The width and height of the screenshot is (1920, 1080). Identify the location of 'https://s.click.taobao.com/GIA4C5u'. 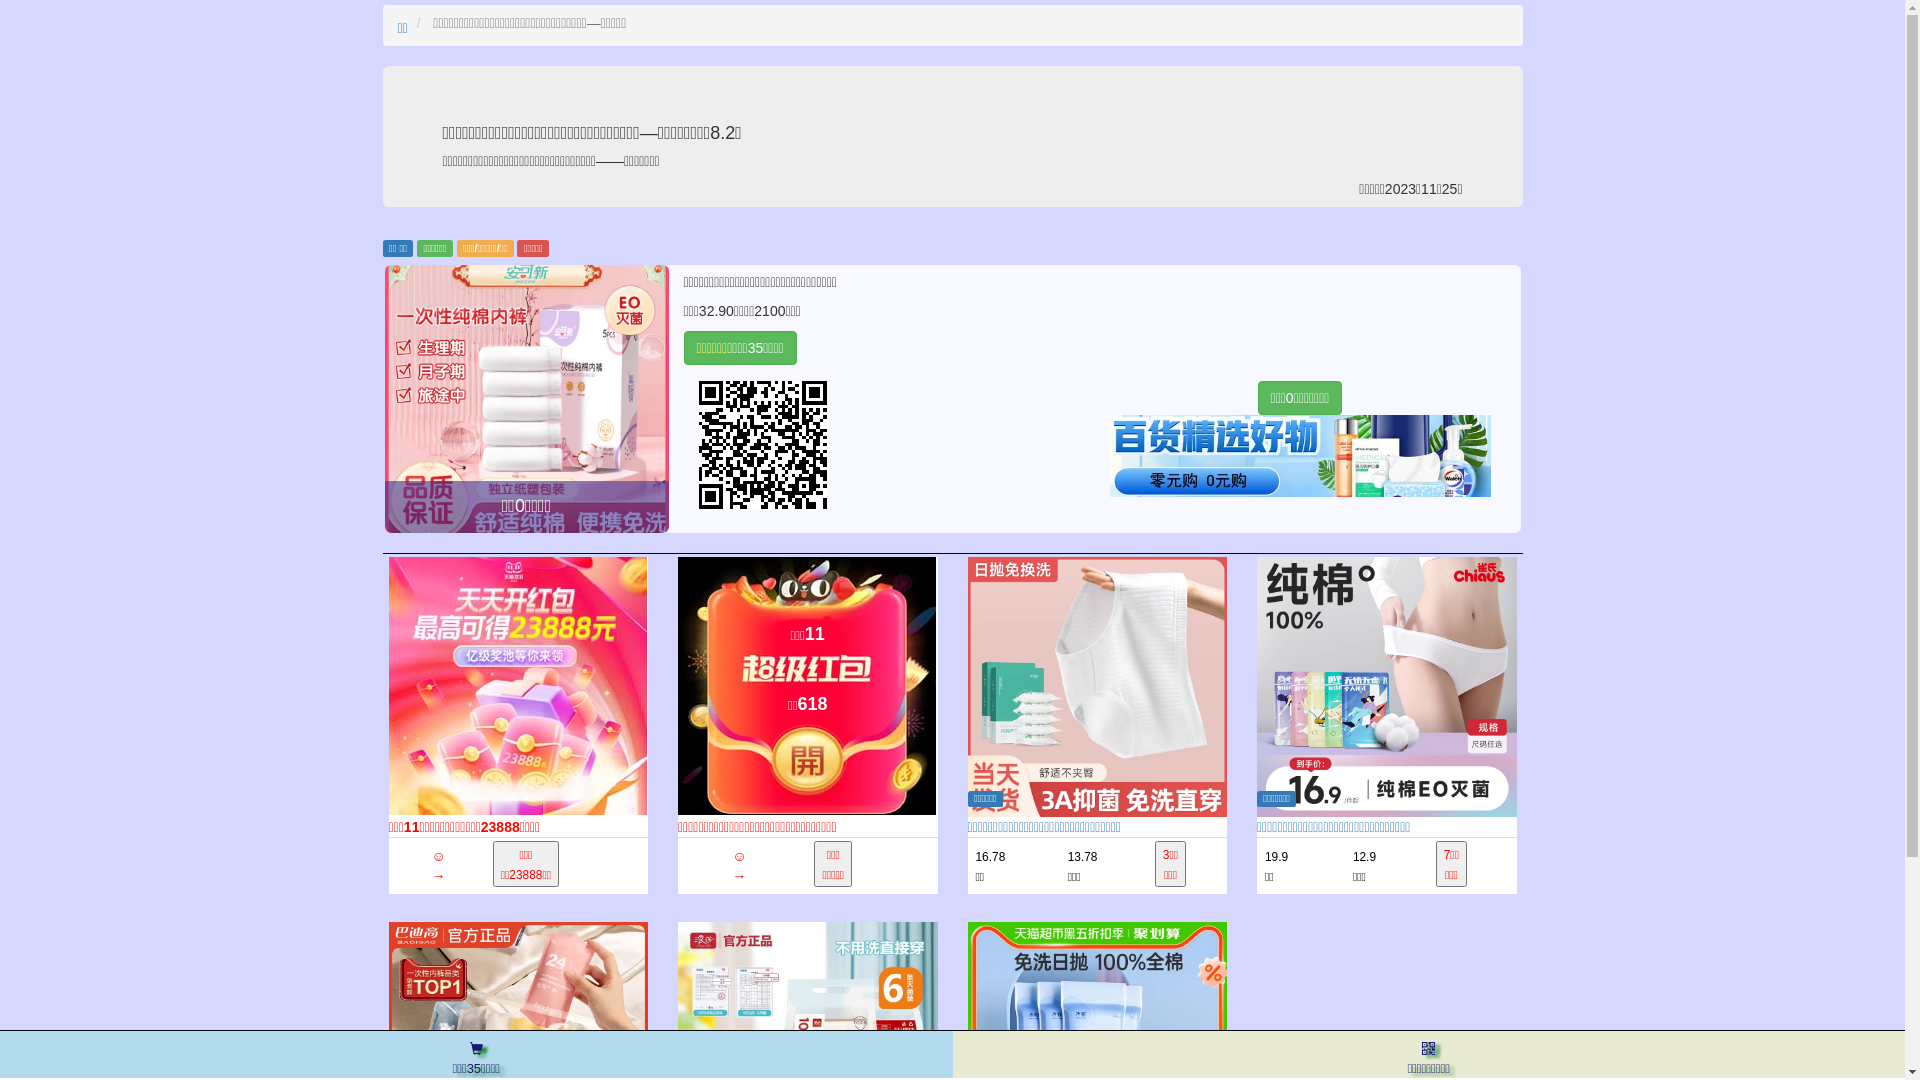
(684, 443).